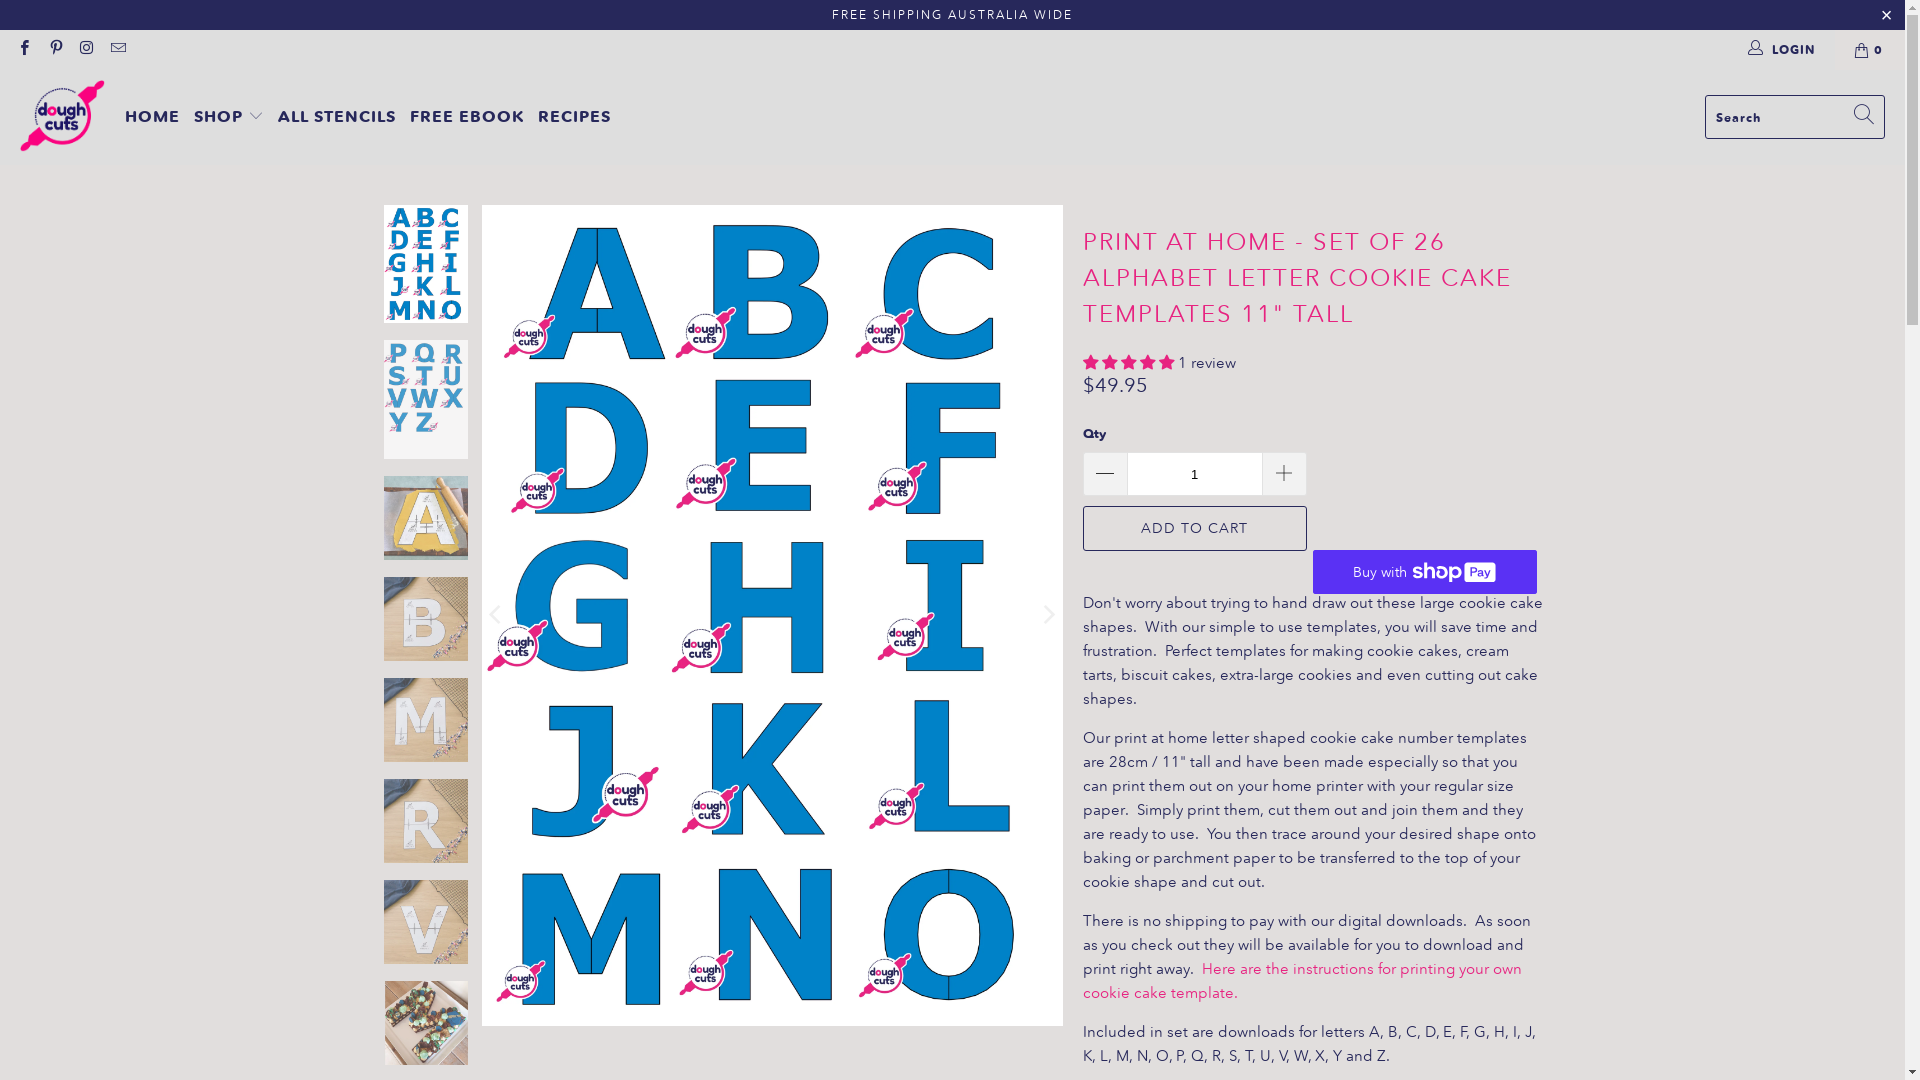 The height and width of the screenshot is (1080, 1920). Describe the element at coordinates (1334, 566) in the screenshot. I see `'More payment options'` at that location.